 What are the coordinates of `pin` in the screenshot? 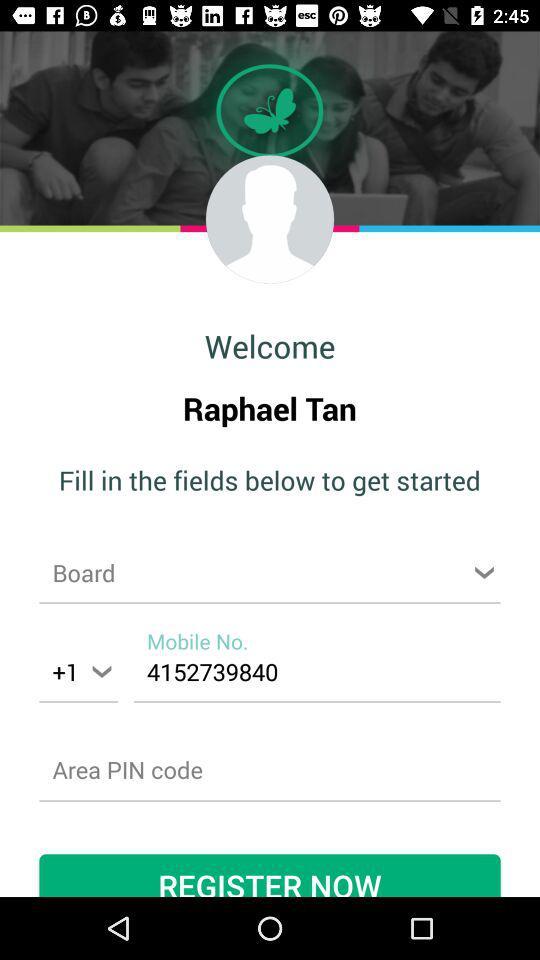 It's located at (270, 769).